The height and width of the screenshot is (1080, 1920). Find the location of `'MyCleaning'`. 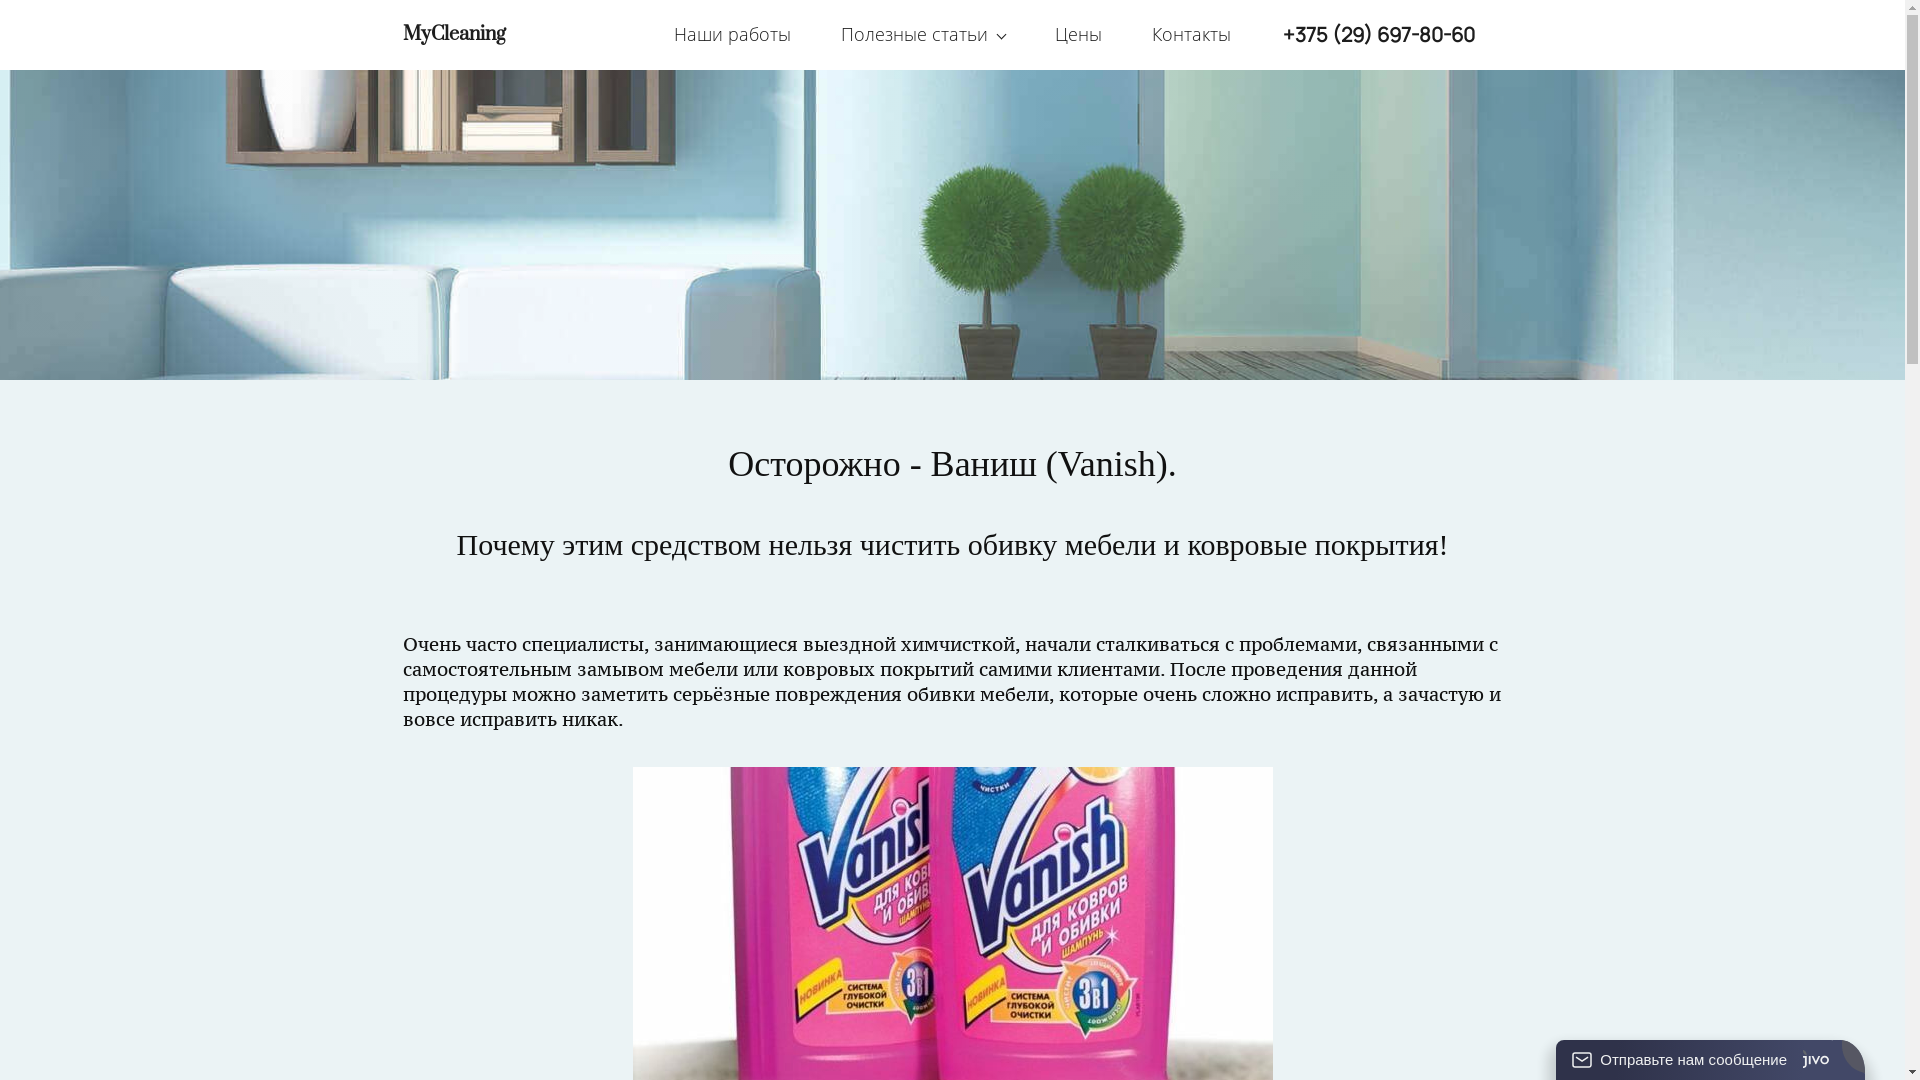

'MyCleaning' is located at coordinates (452, 34).